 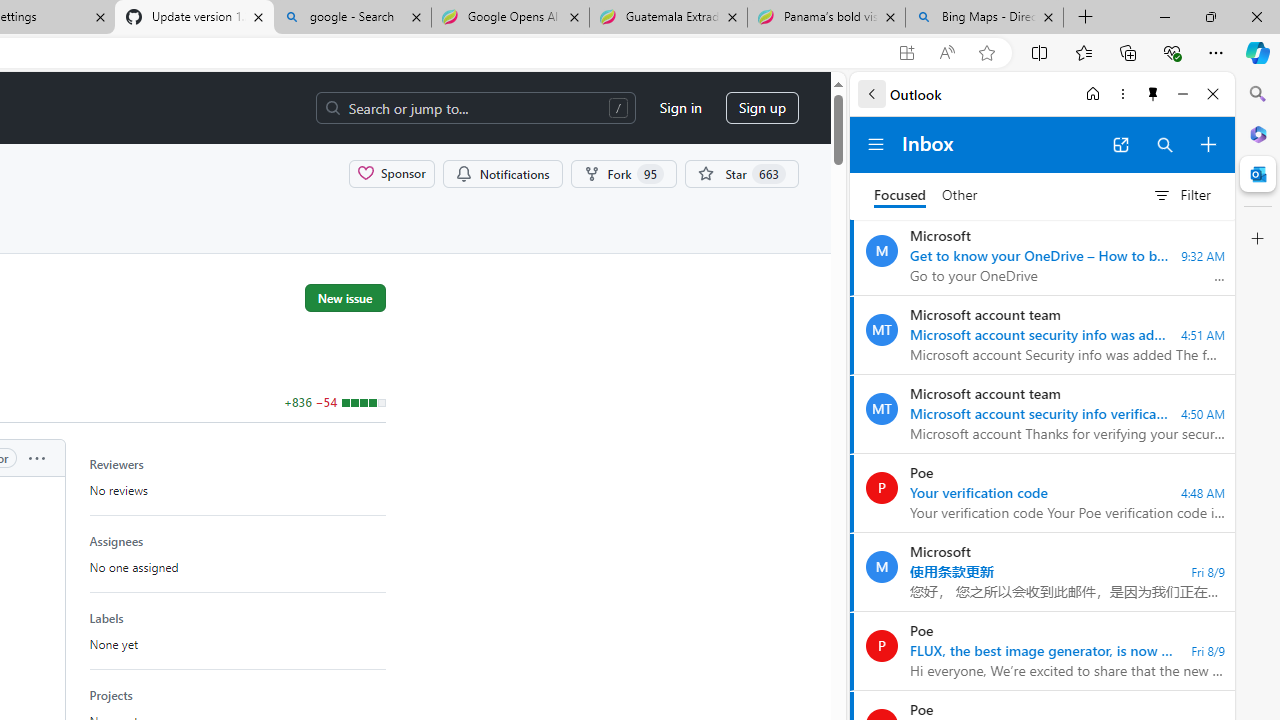 I want to click on 'Fork 95', so click(x=623, y=172).